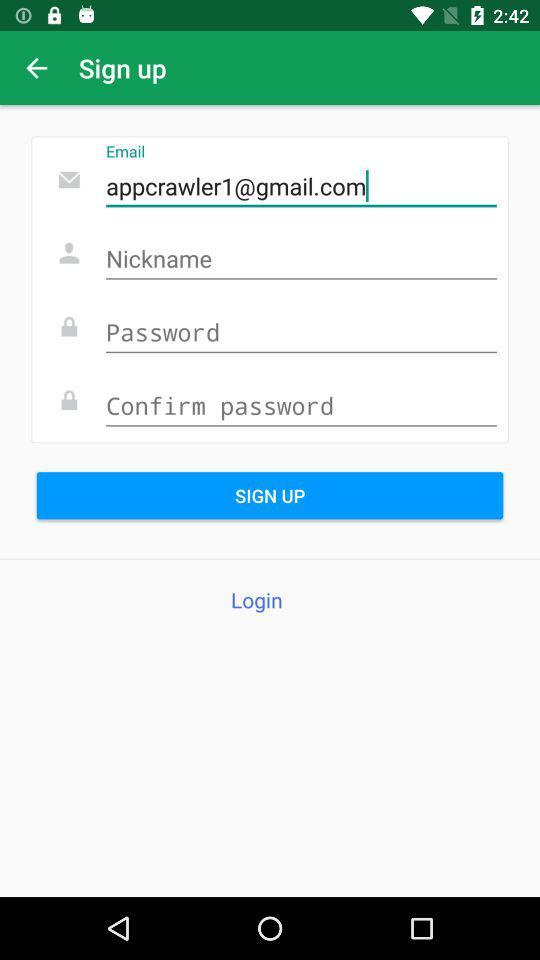 This screenshot has width=540, height=960. Describe the element at coordinates (300, 406) in the screenshot. I see `type the confirm password` at that location.